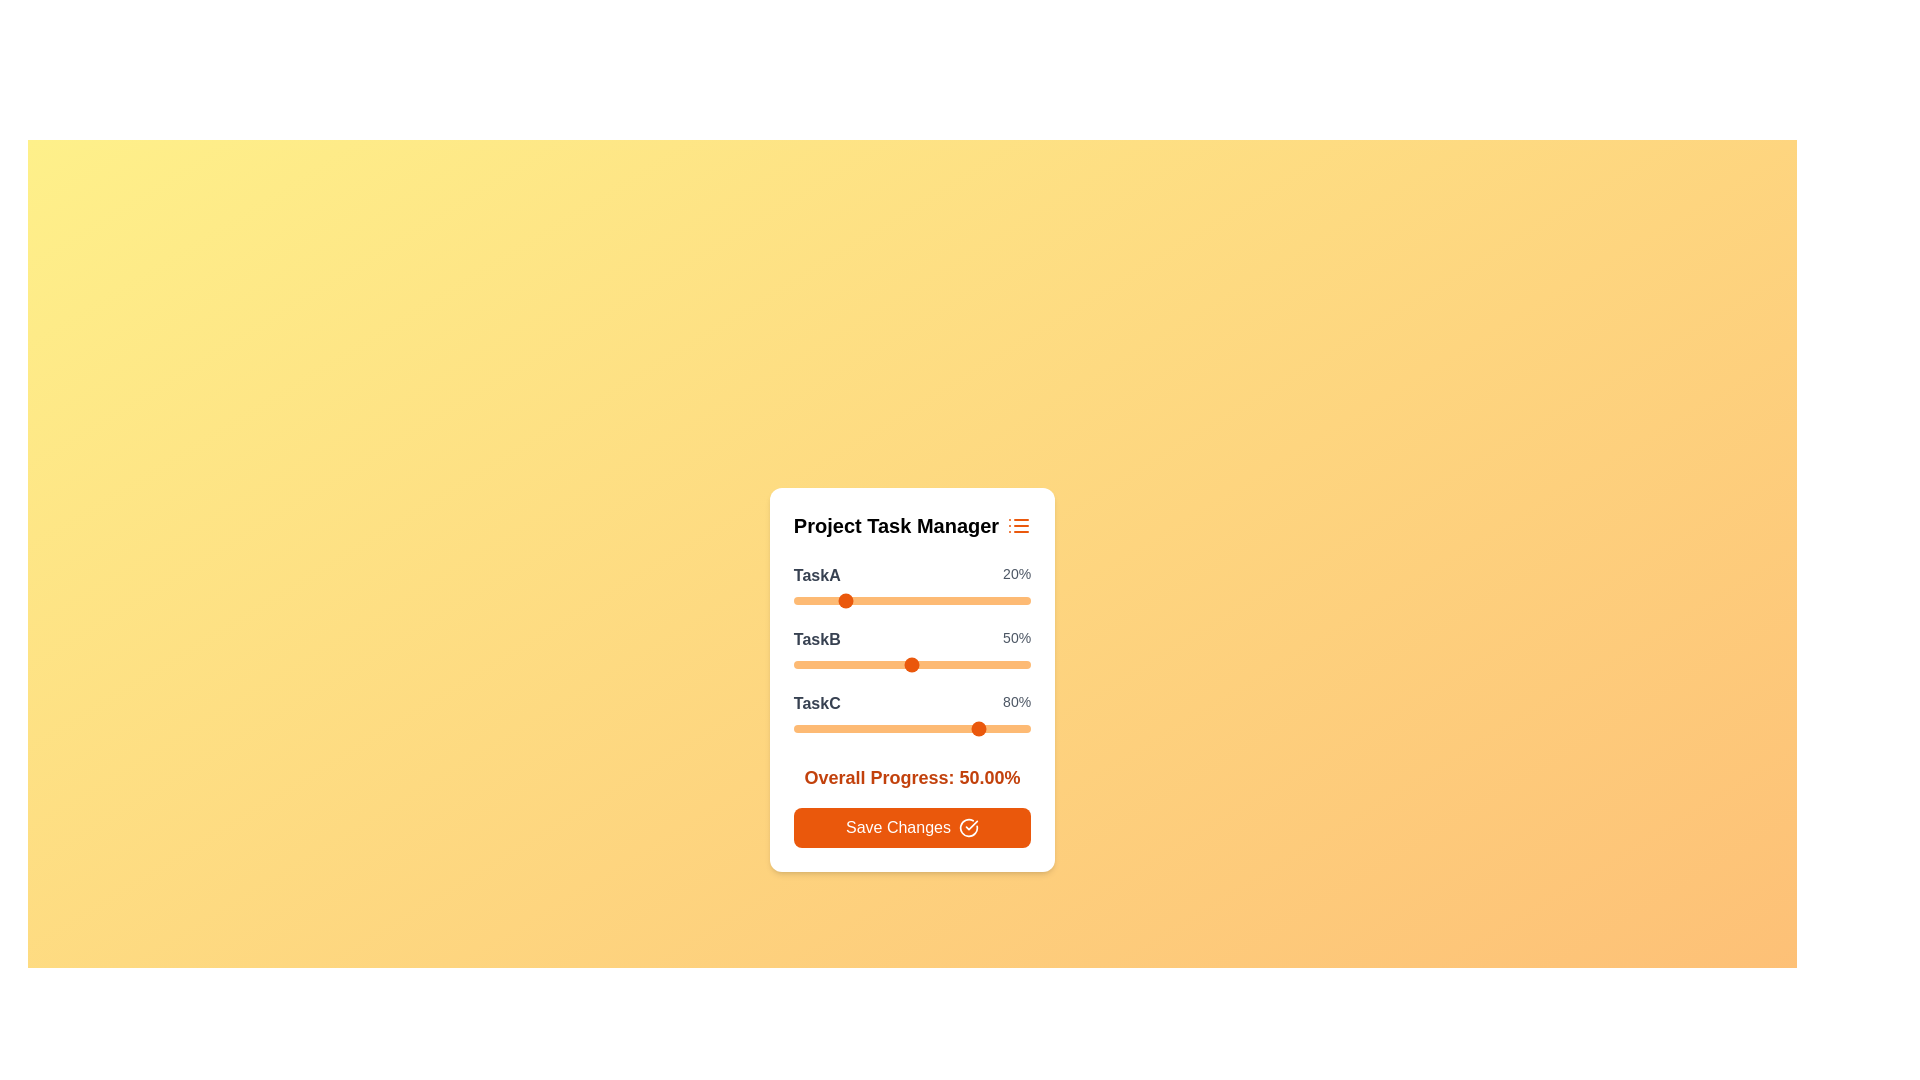 The image size is (1920, 1080). I want to click on the TaskA slider to 30%, so click(864, 600).